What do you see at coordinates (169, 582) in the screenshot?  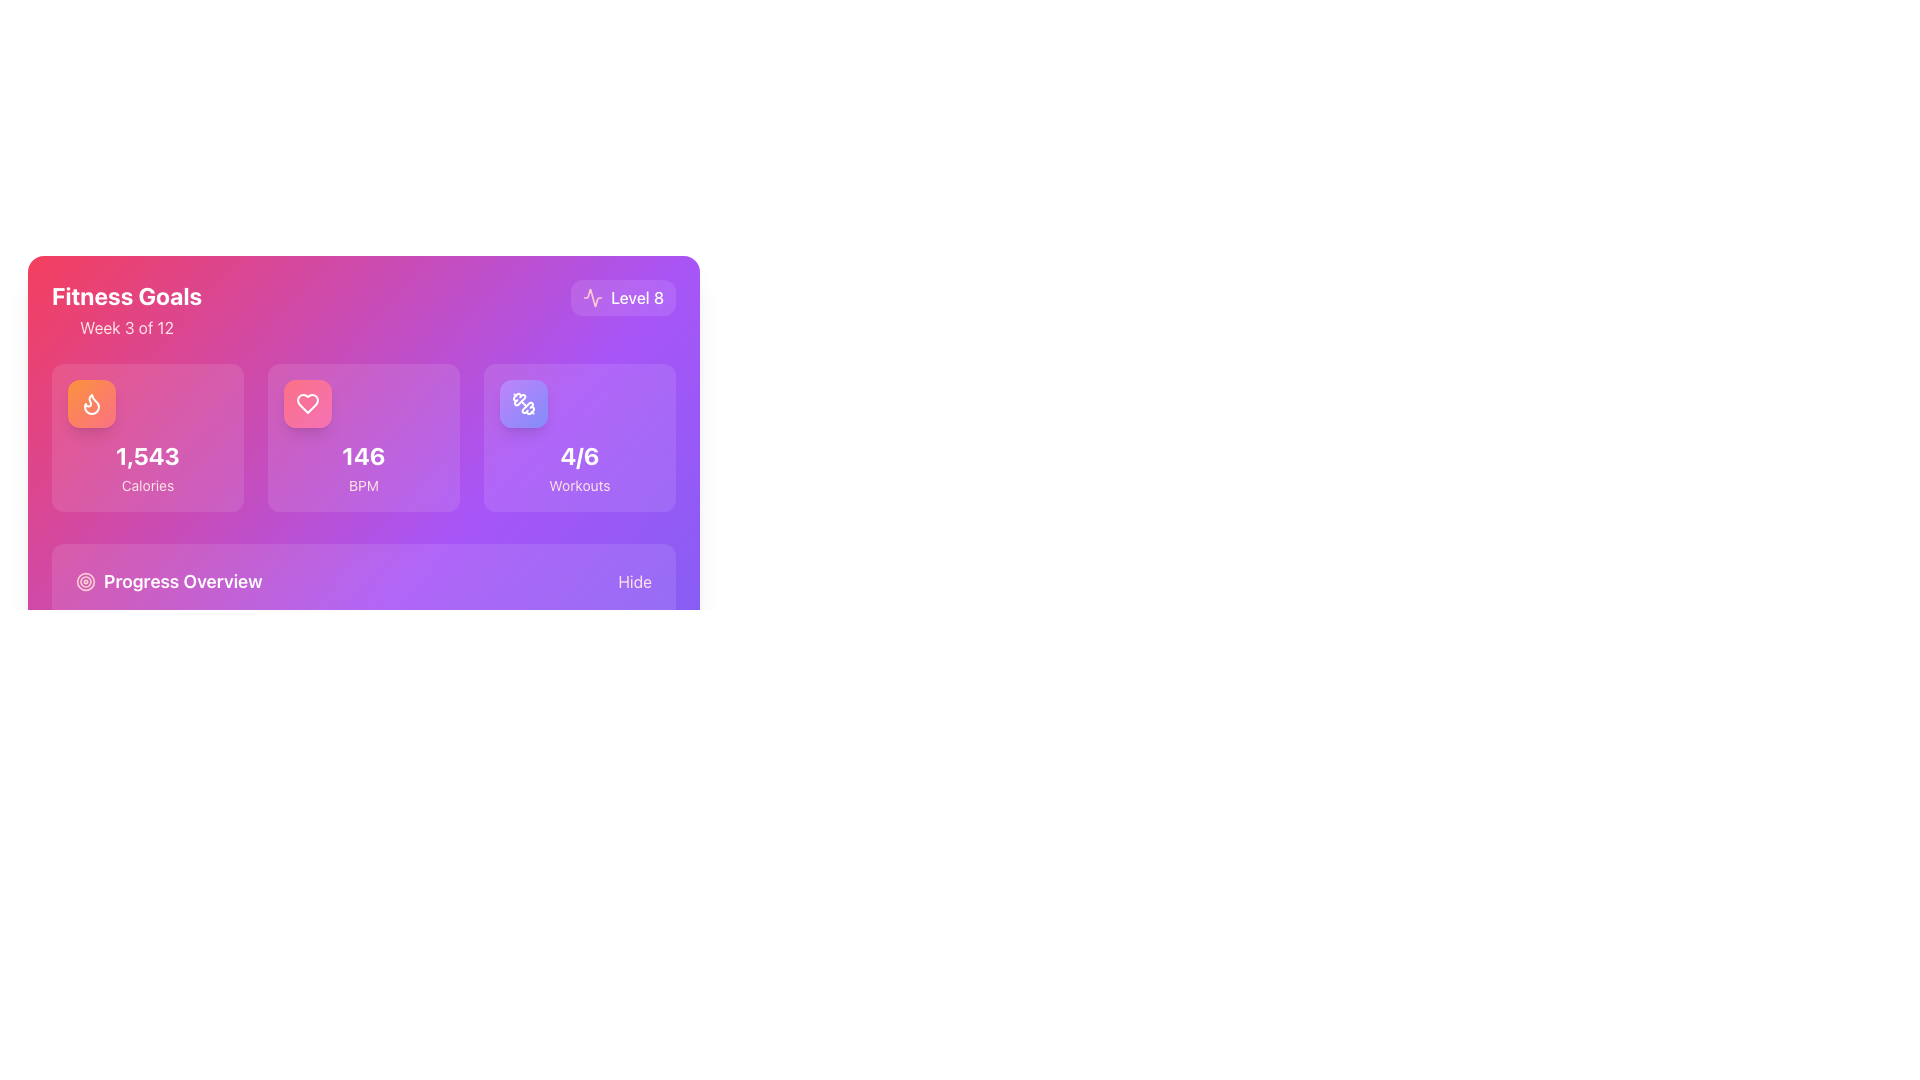 I see `the 'Progress Overview' label with decorative icon, which features a bold white font and a circular icon on a pinkish-purple background, located at the bottom-left corner of the interface` at bounding box center [169, 582].